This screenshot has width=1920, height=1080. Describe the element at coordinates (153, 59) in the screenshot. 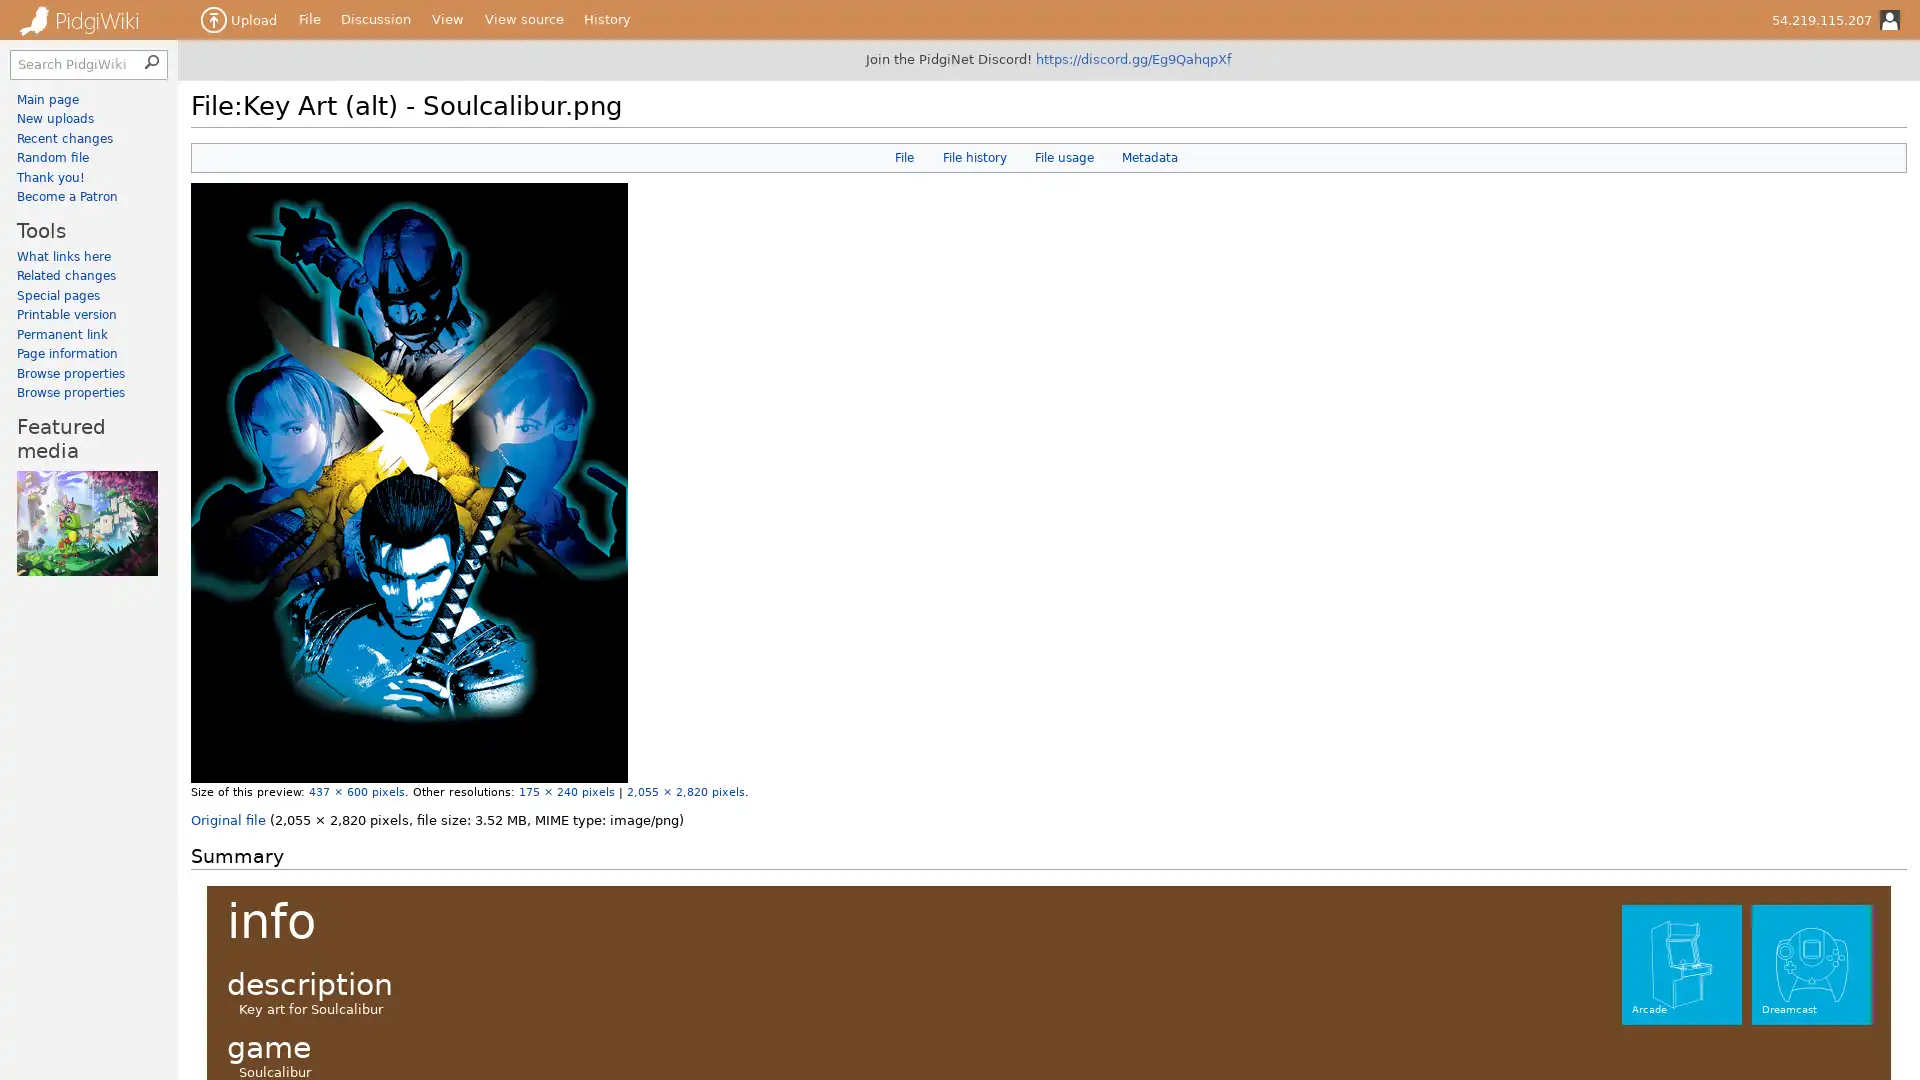

I see `Search` at that location.